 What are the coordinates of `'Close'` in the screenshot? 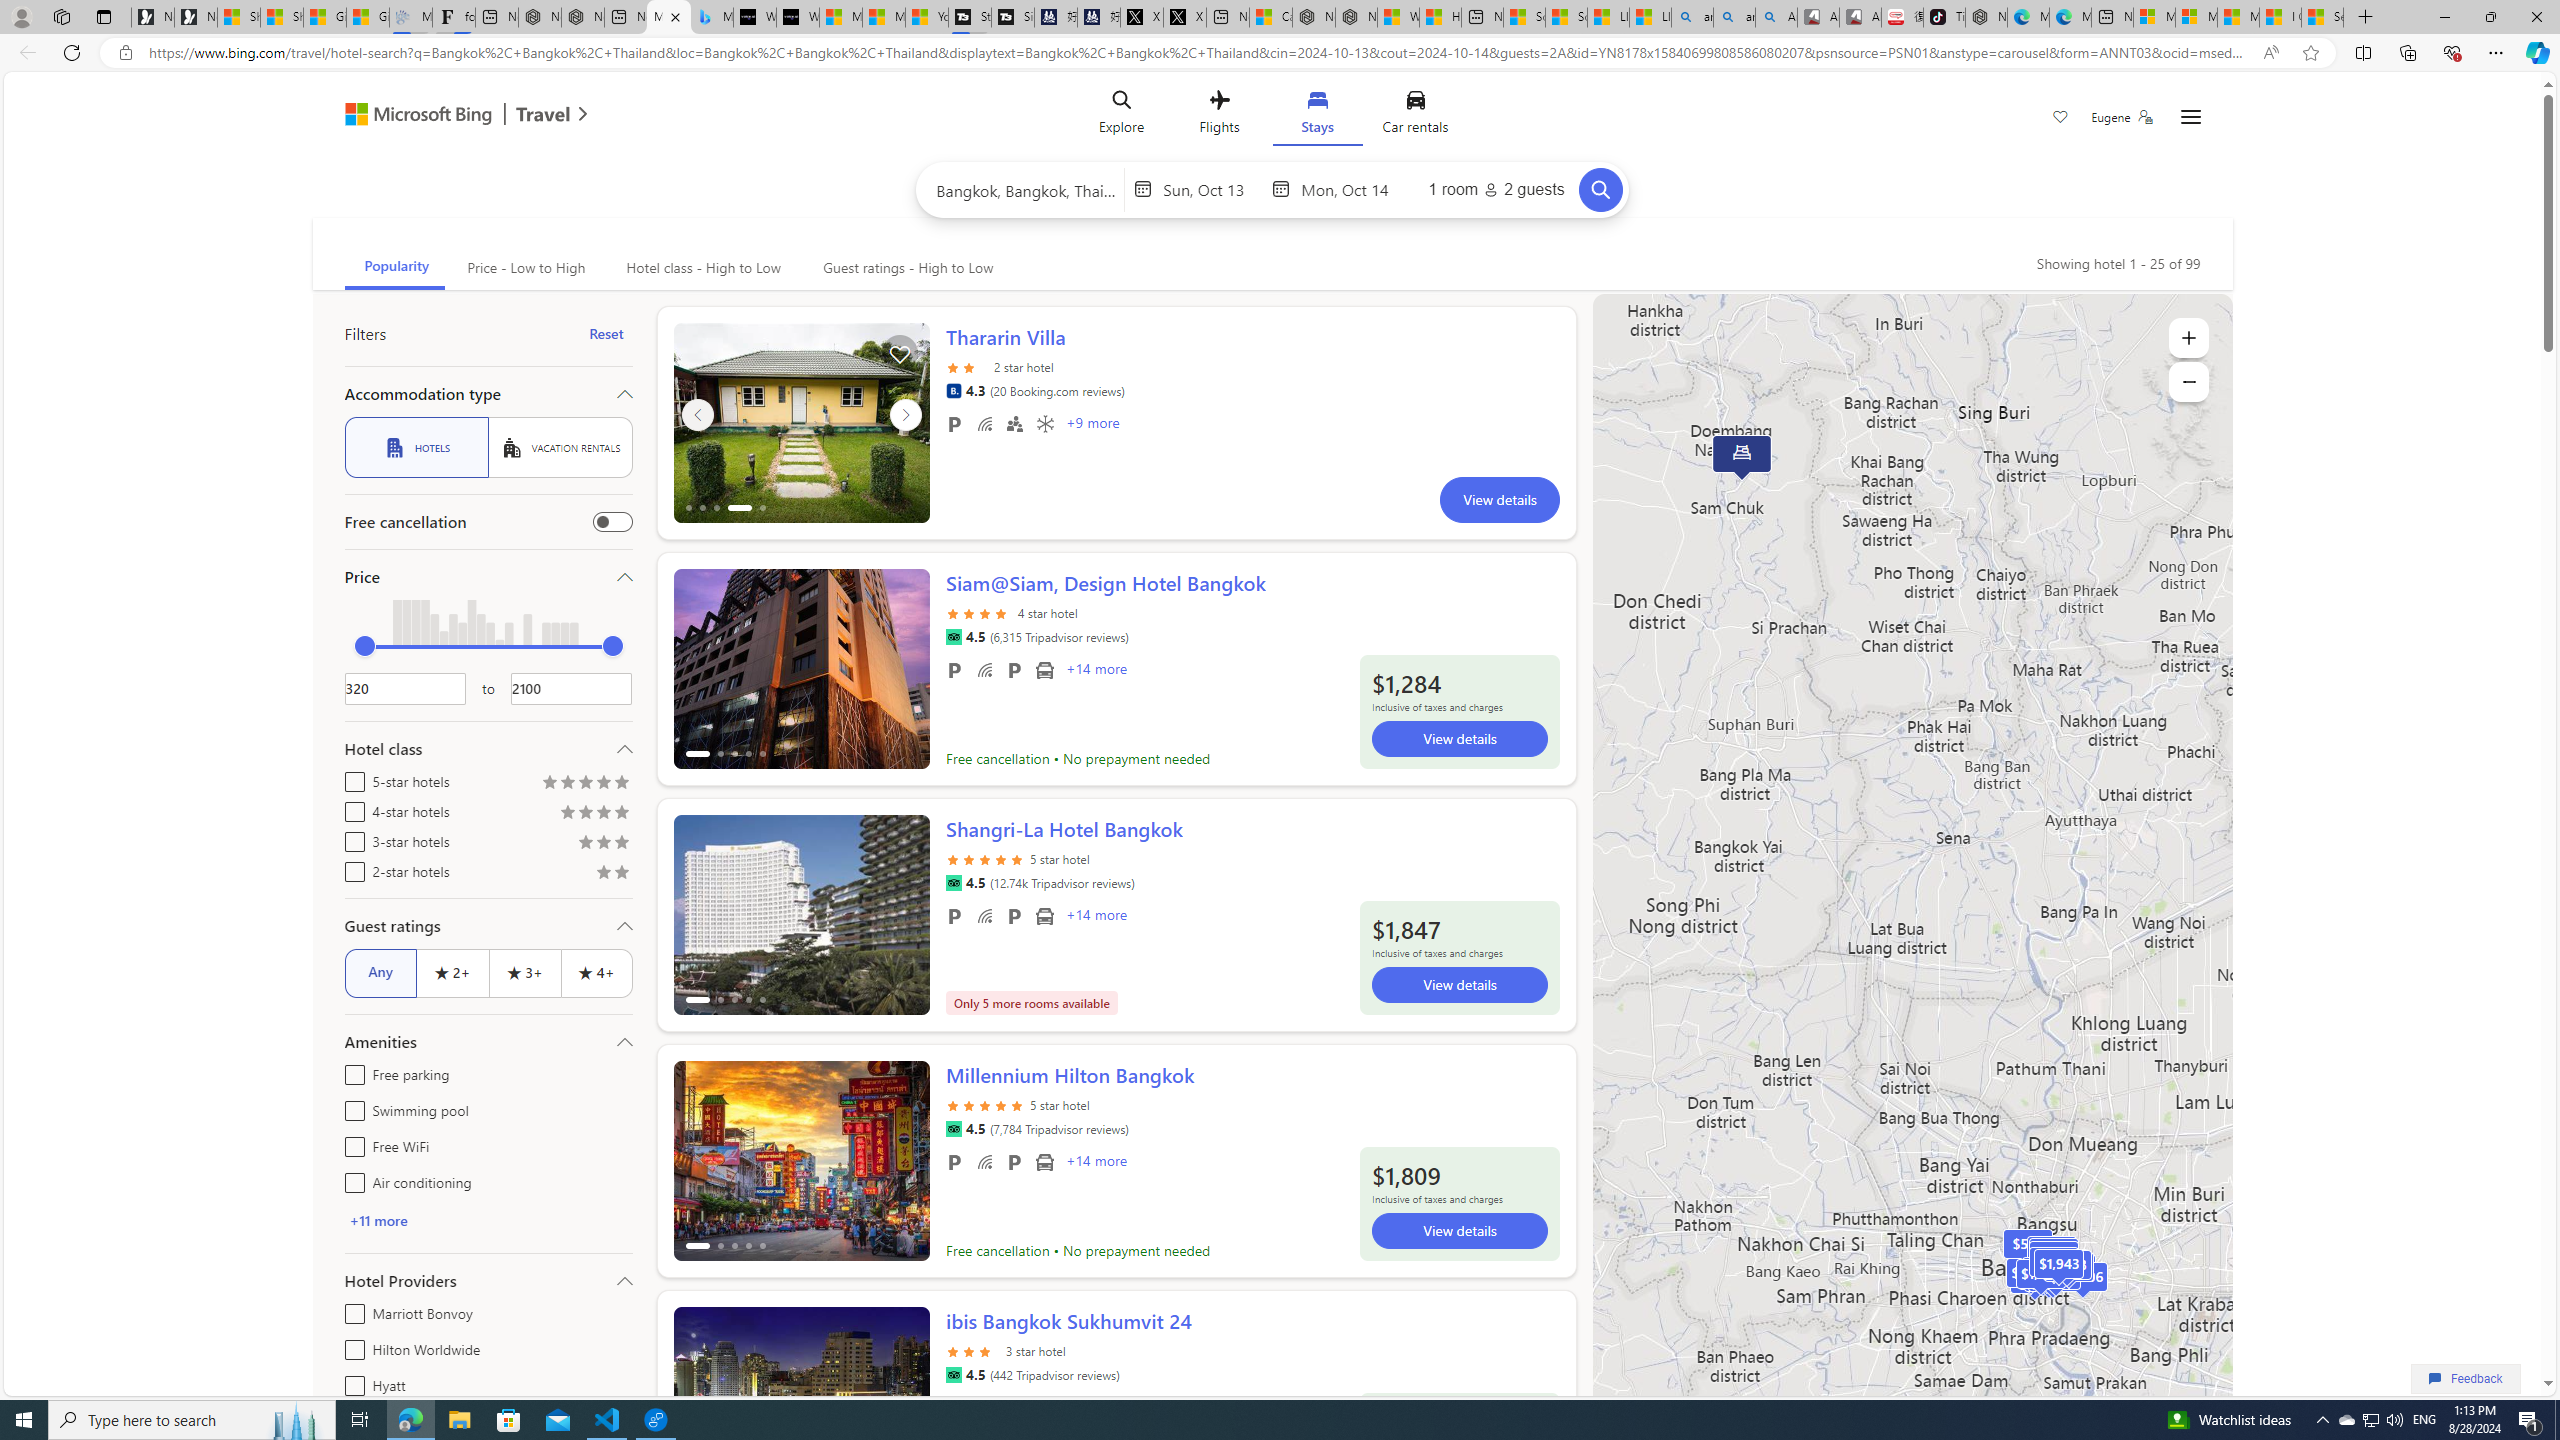 It's located at (2535, 16).